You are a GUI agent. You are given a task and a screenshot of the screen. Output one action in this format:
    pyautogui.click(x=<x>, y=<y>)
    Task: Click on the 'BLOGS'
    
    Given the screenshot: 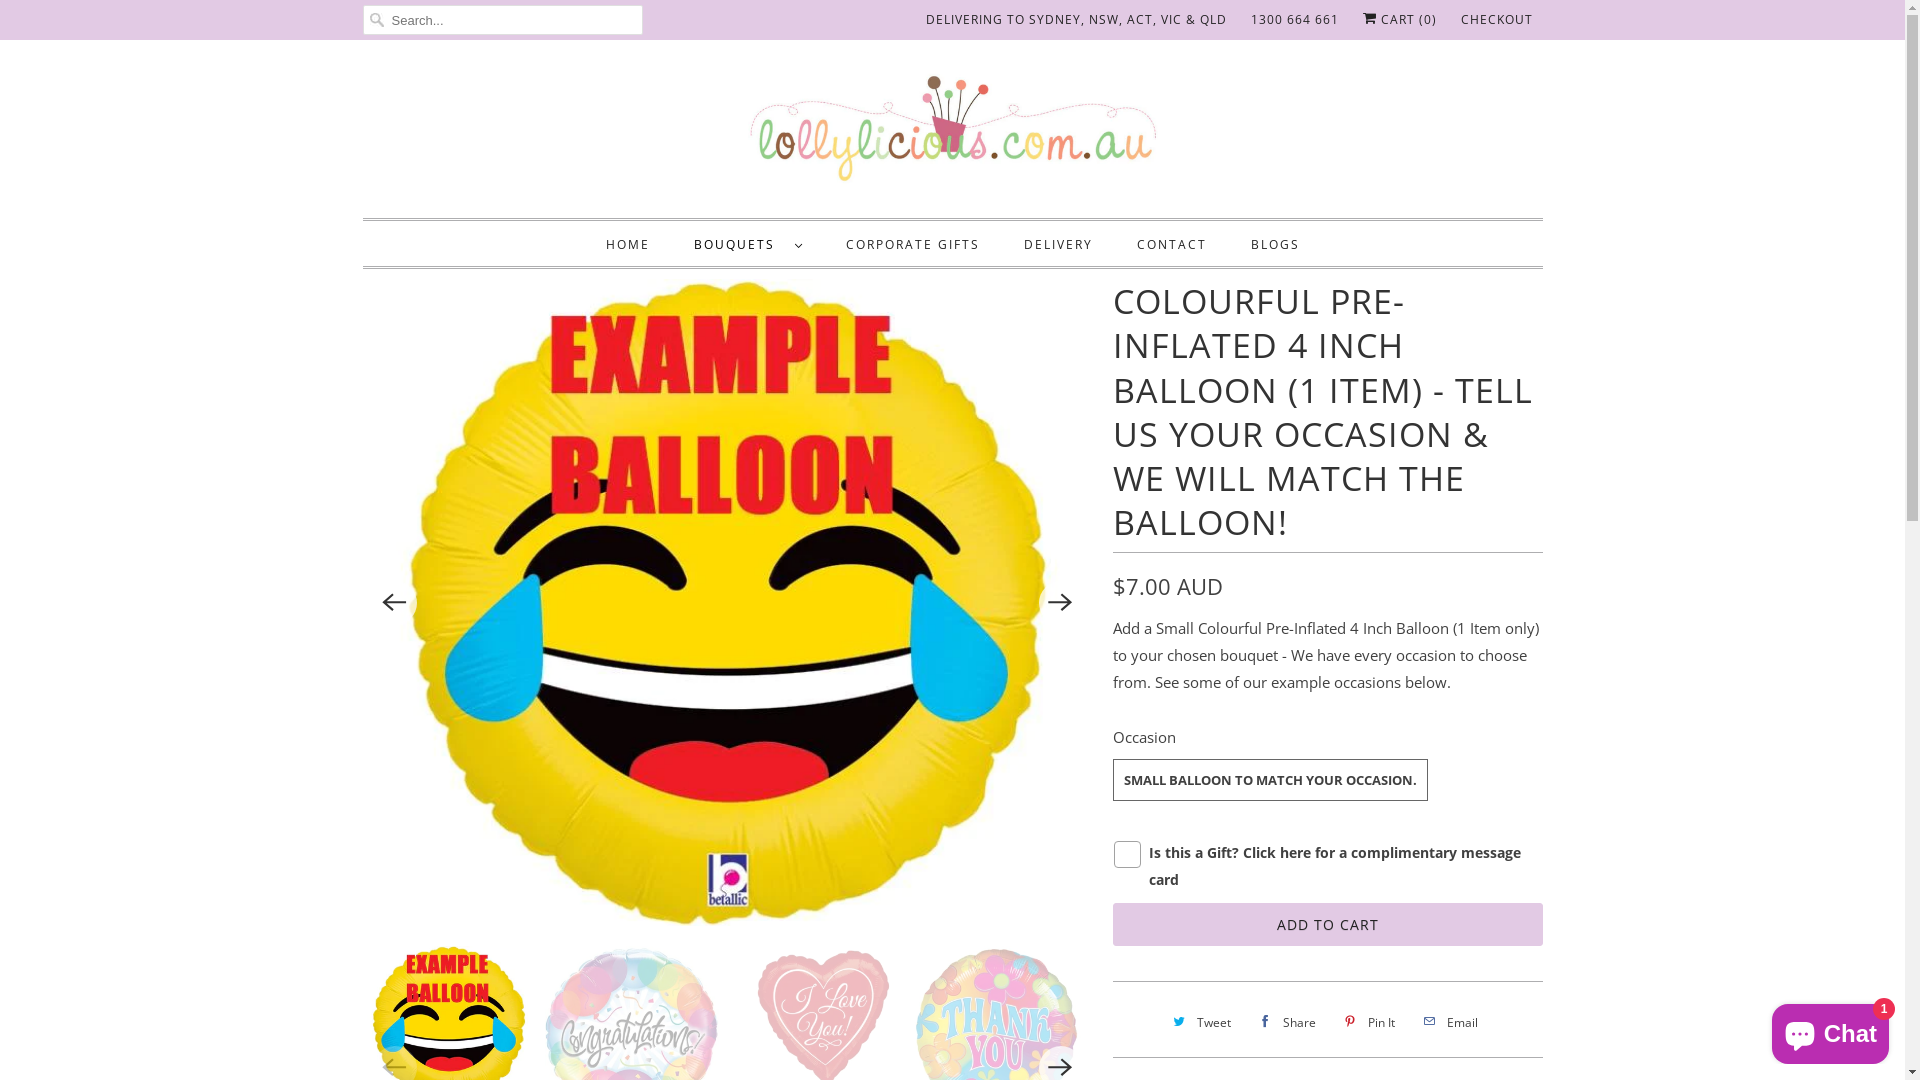 What is the action you would take?
    pyautogui.click(x=1248, y=243)
    